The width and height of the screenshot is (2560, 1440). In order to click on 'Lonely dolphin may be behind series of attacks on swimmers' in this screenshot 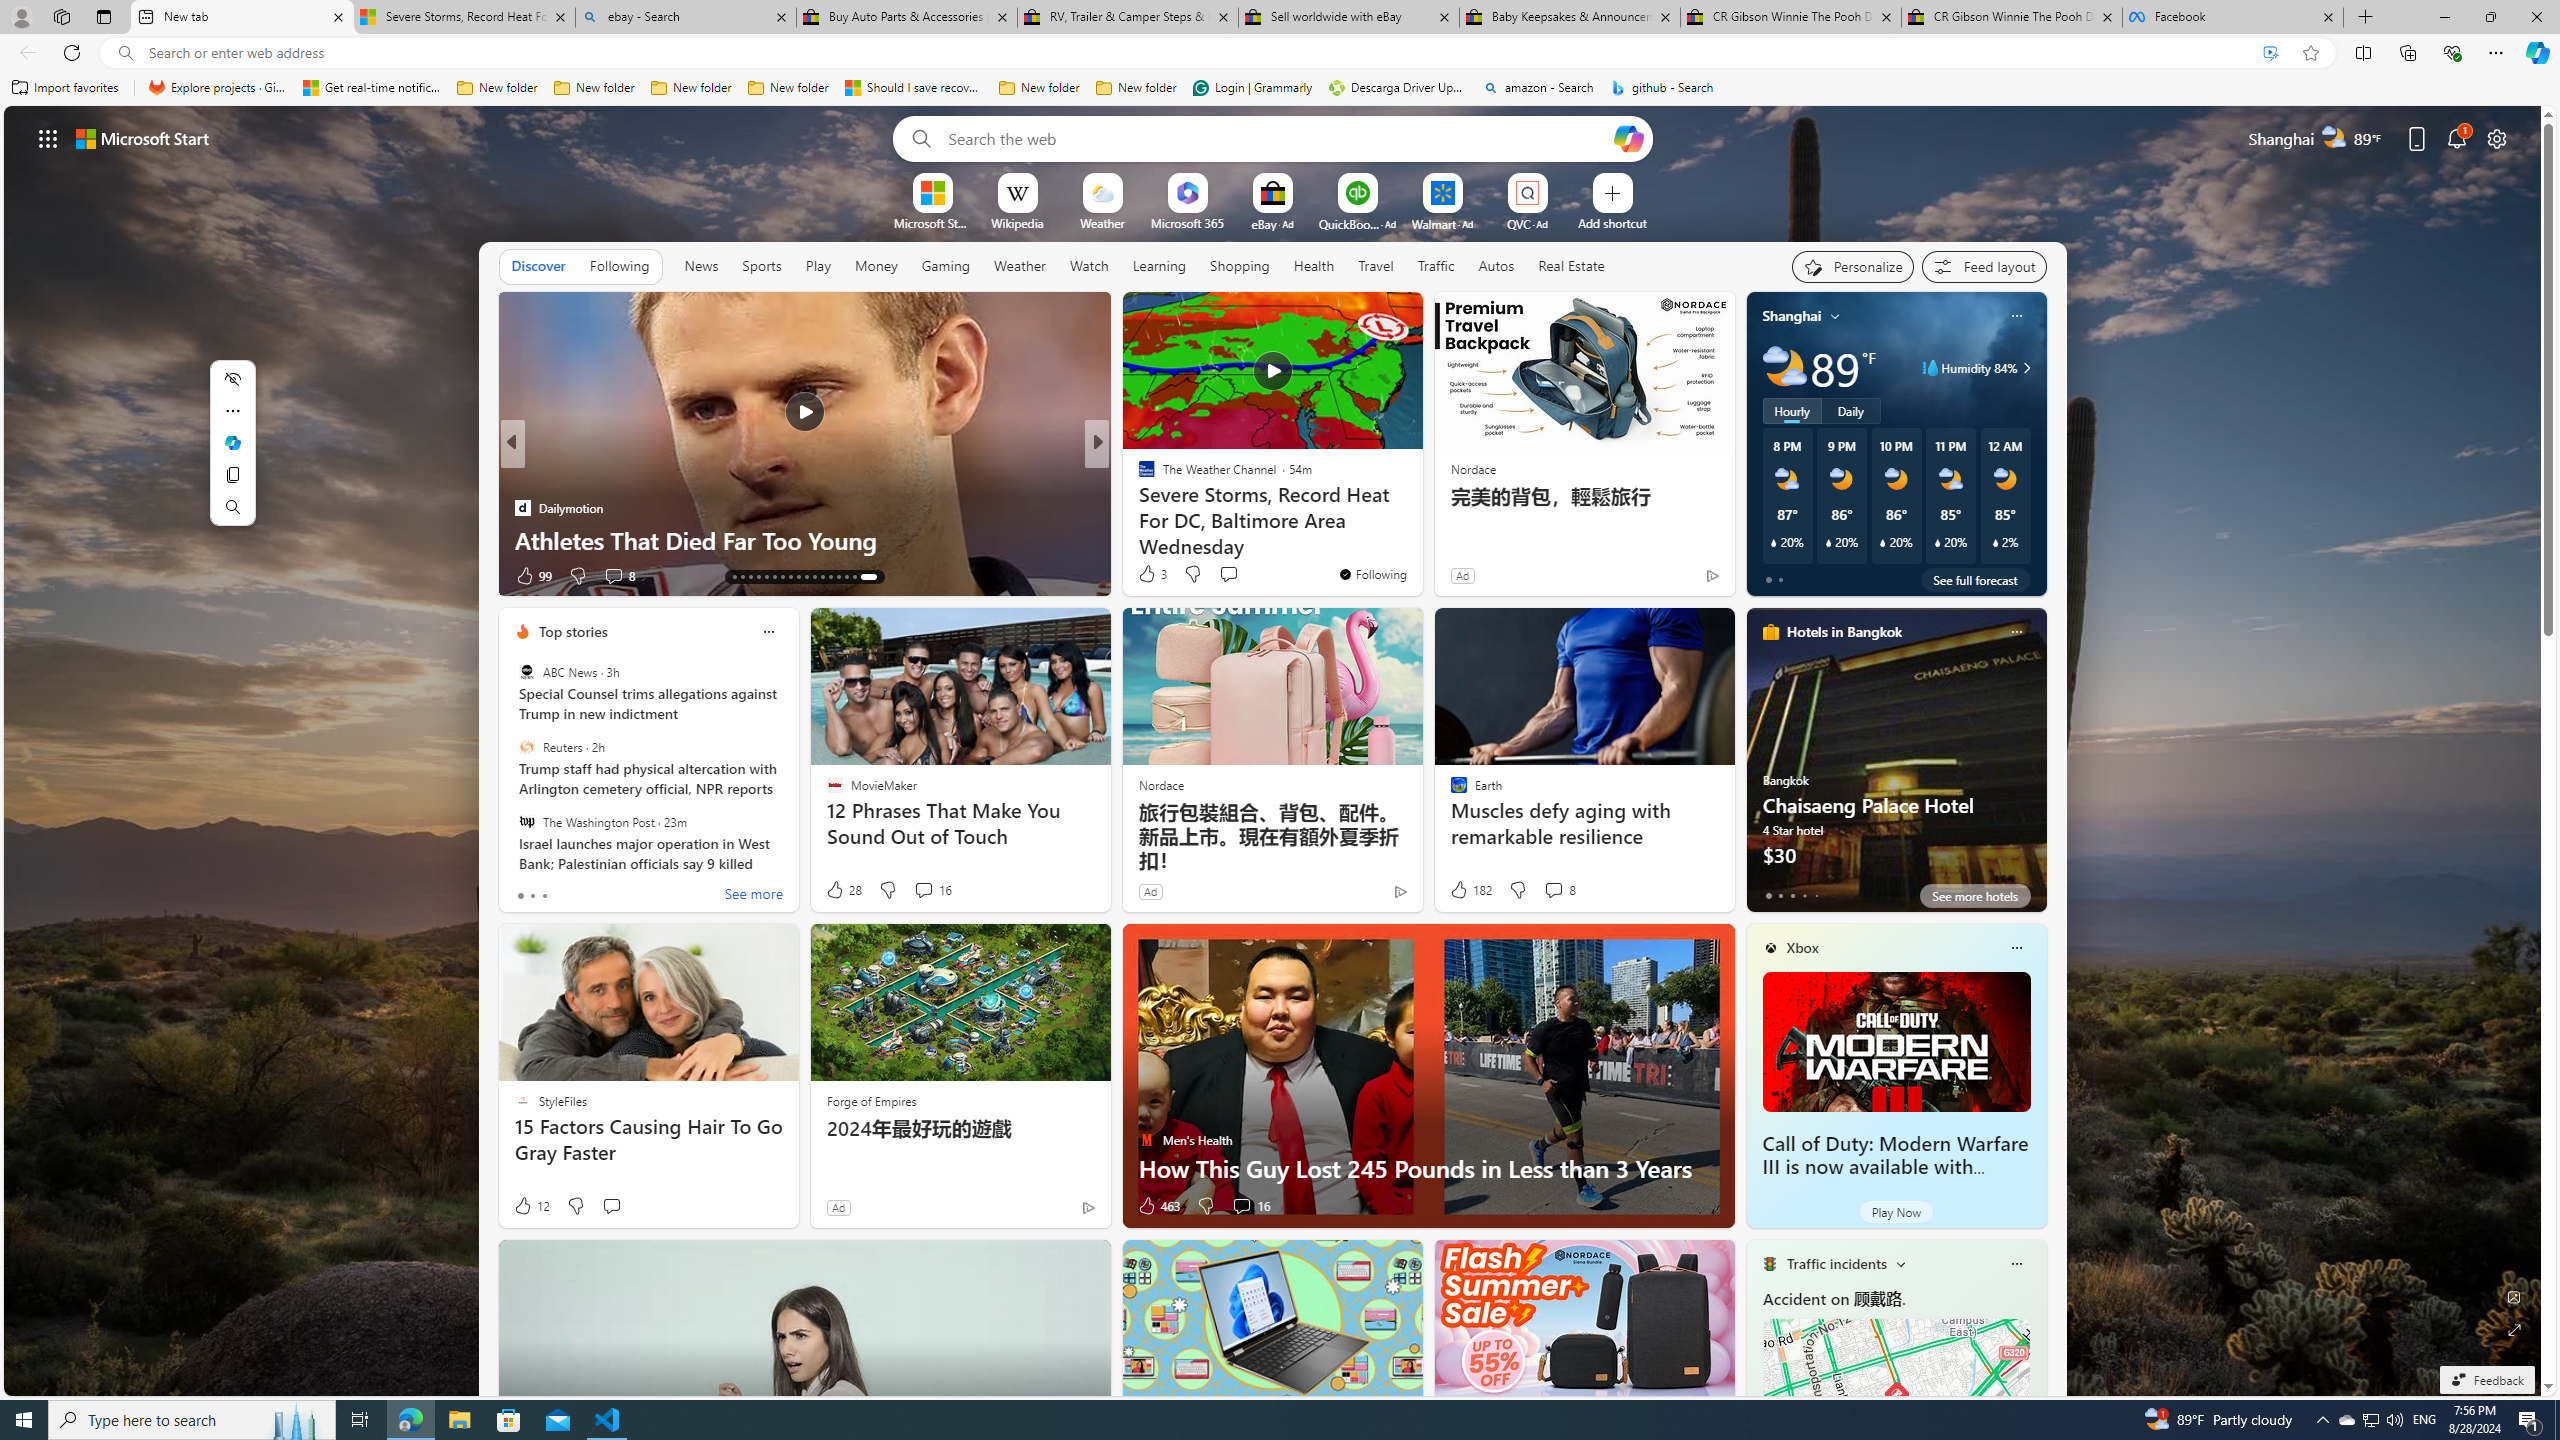, I will do `click(1418, 524)`.